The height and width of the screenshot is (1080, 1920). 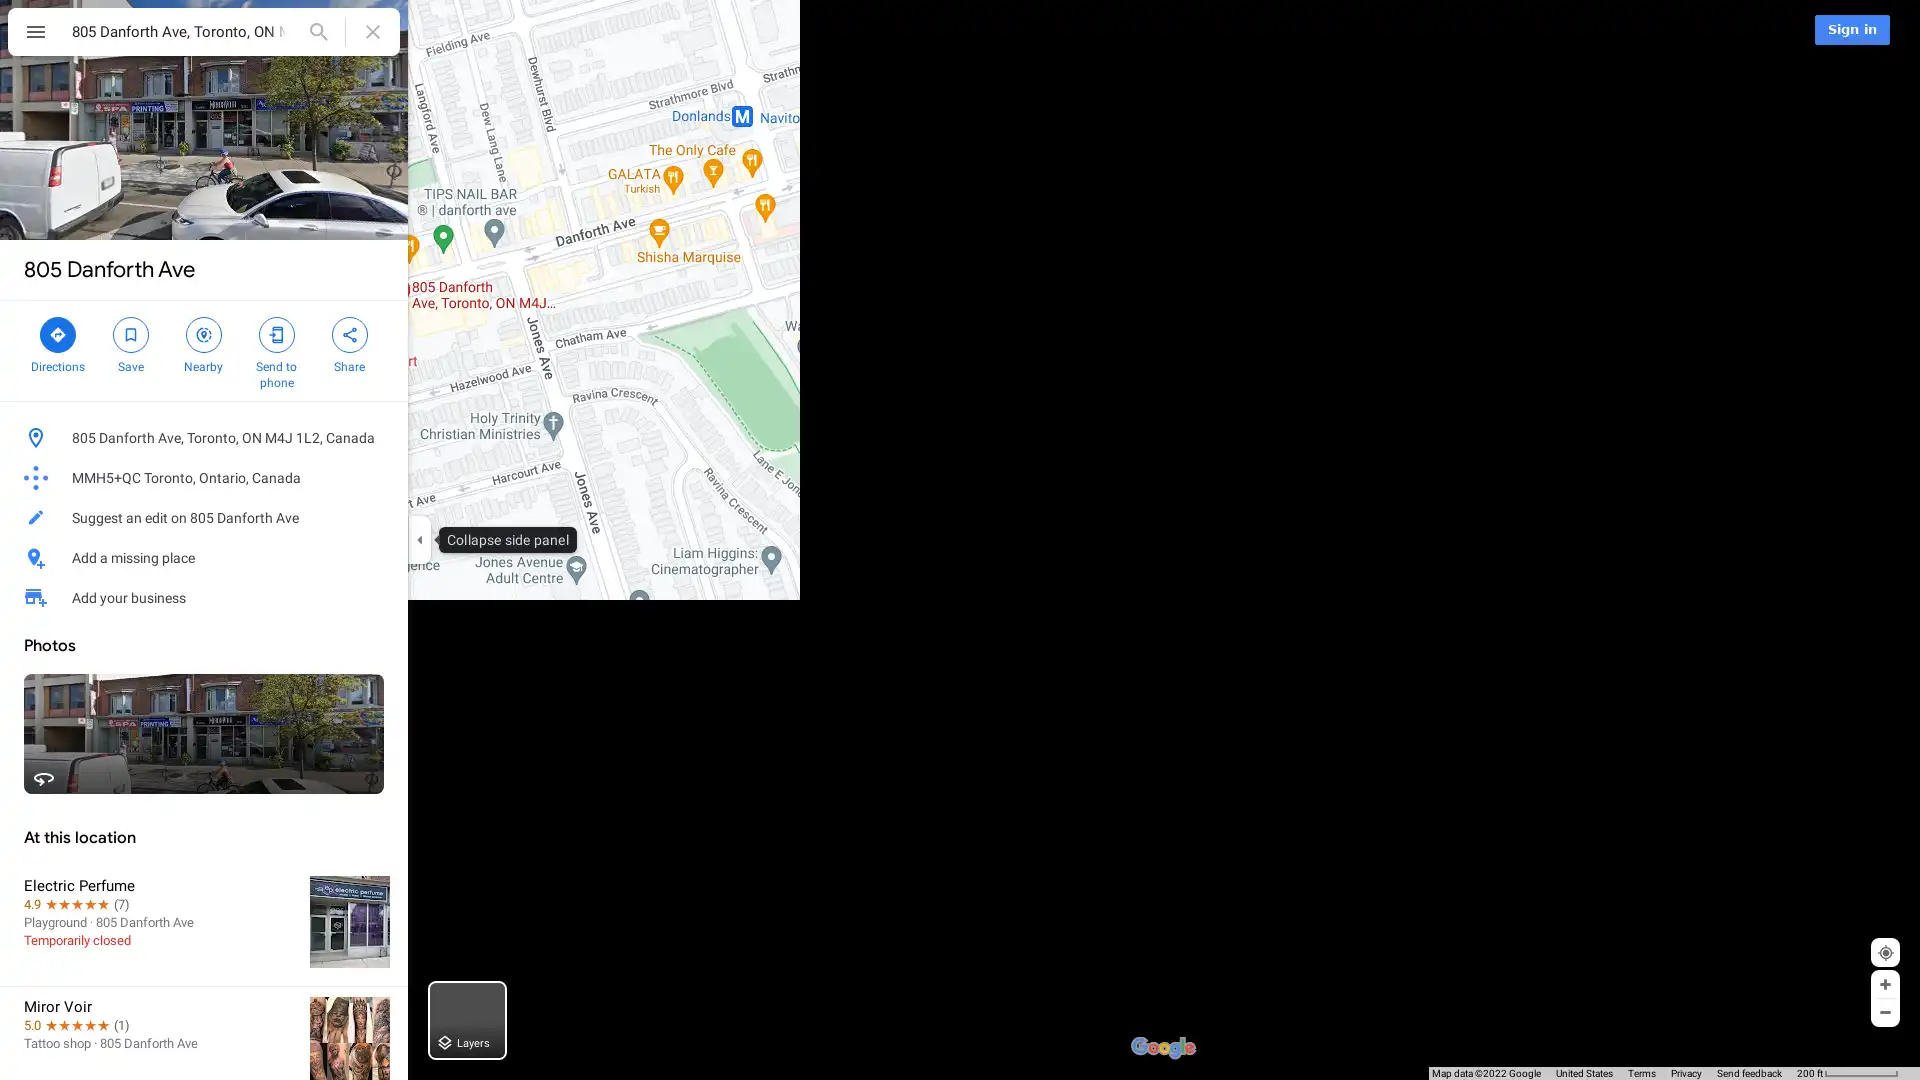 I want to click on Parking, so click(x=907, y=31).